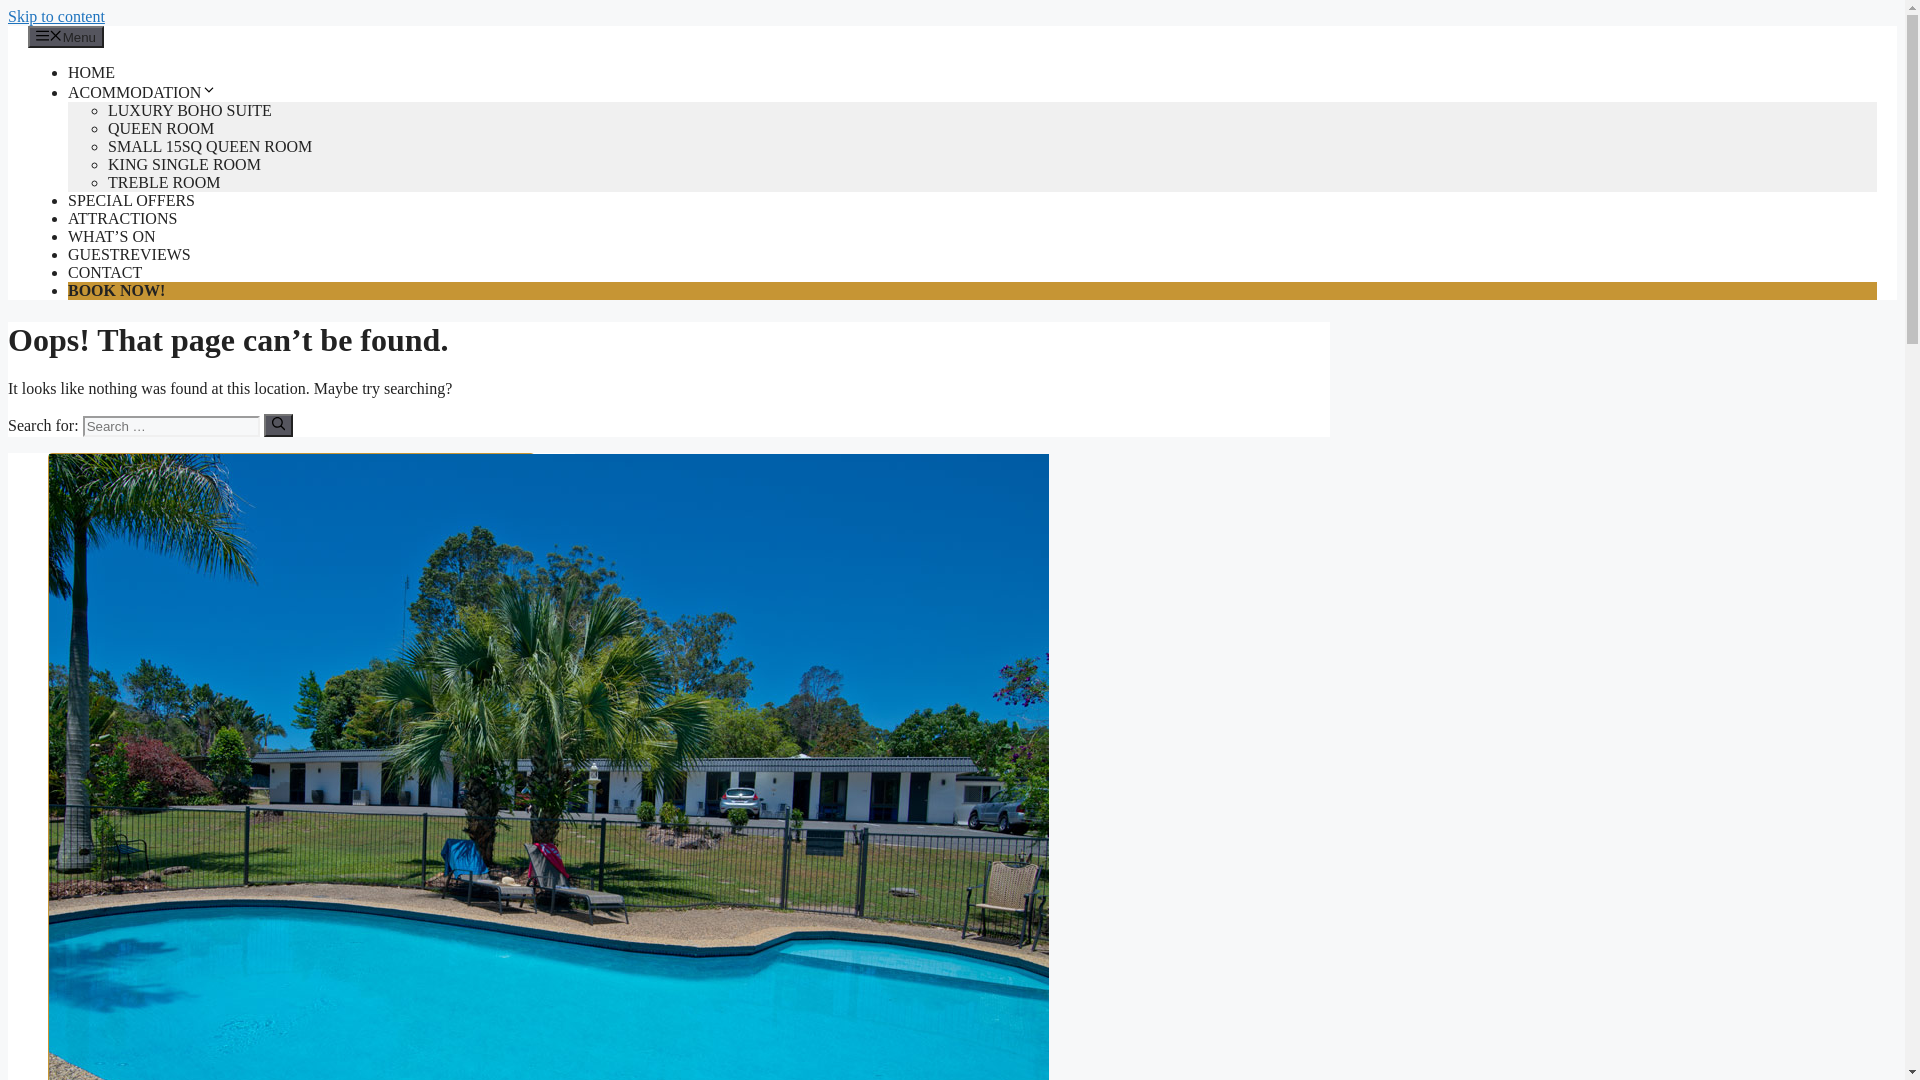 Image resolution: width=1920 pixels, height=1080 pixels. I want to click on 'QUEEN ROOM', so click(161, 128).